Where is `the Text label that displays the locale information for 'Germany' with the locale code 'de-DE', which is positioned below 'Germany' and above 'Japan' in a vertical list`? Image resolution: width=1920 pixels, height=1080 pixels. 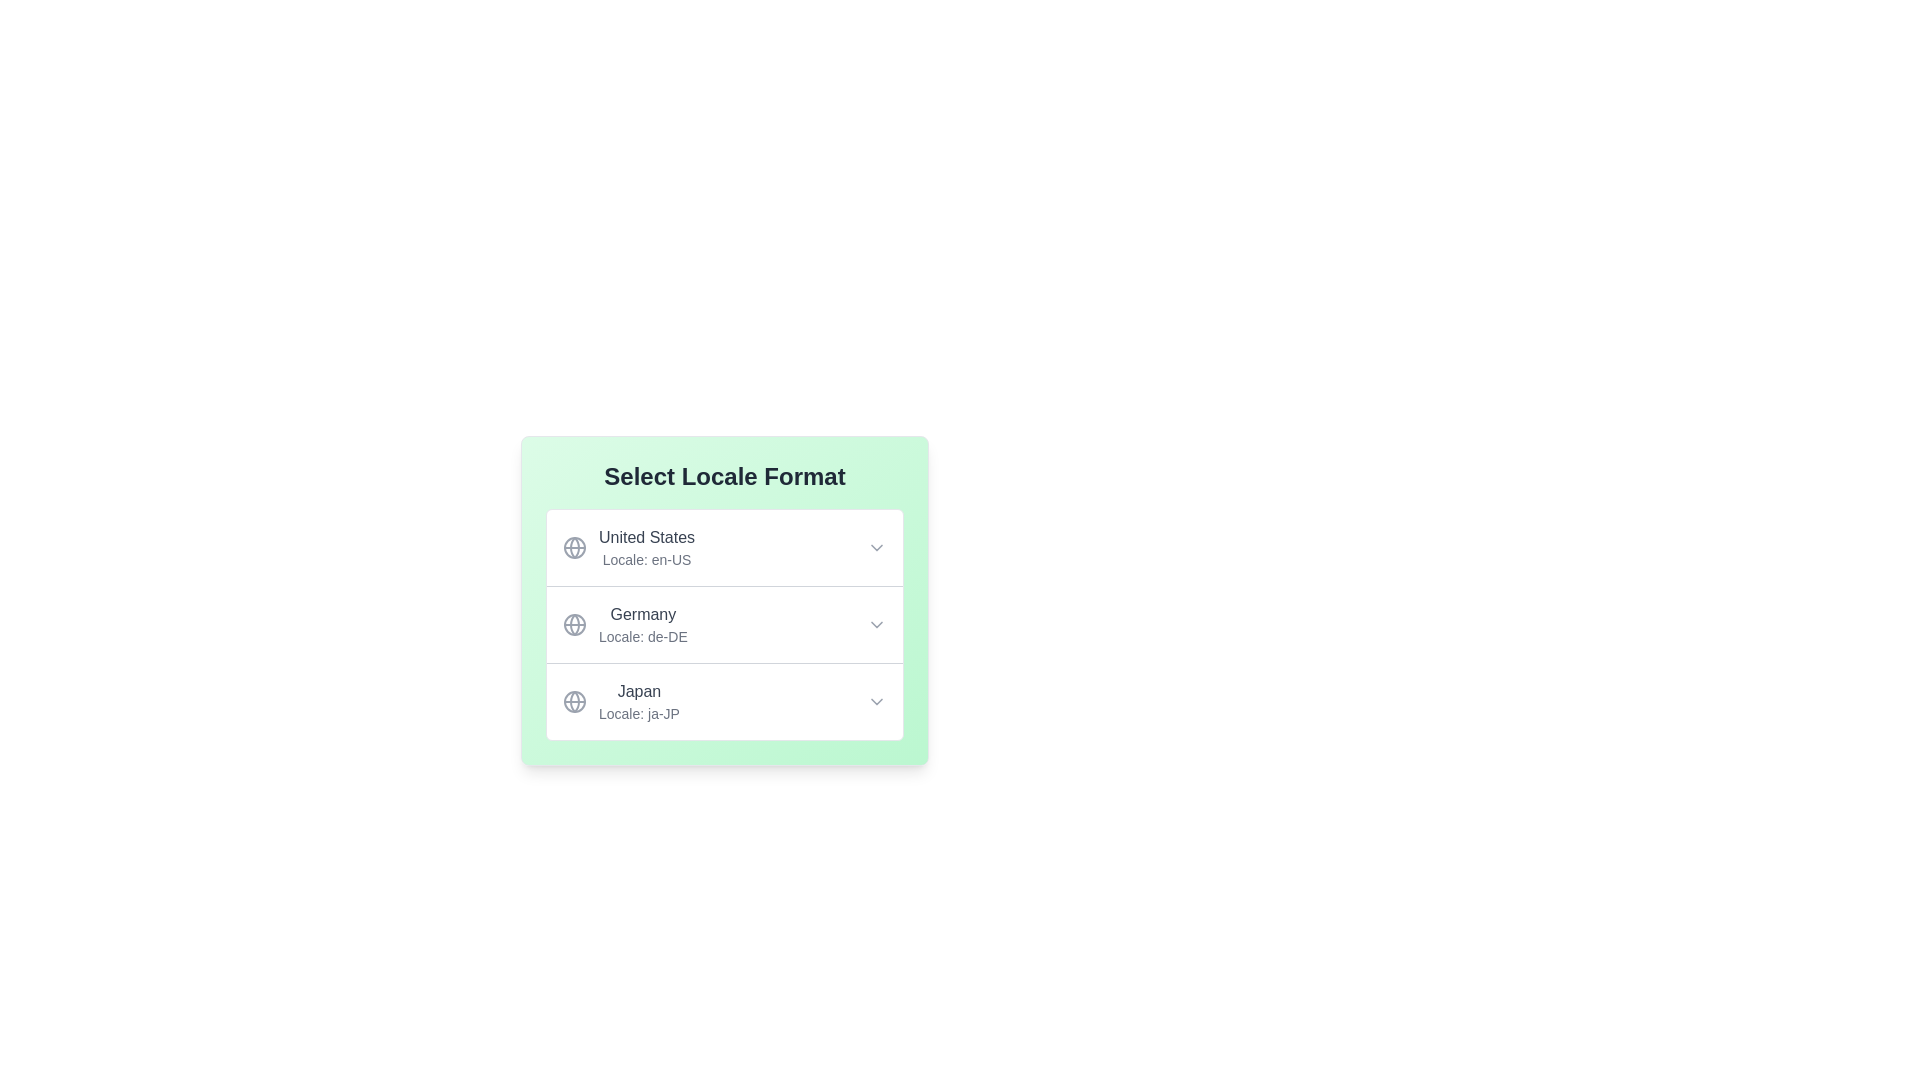 the Text label that displays the locale information for 'Germany' with the locale code 'de-DE', which is positioned below 'Germany' and above 'Japan' in a vertical list is located at coordinates (643, 636).